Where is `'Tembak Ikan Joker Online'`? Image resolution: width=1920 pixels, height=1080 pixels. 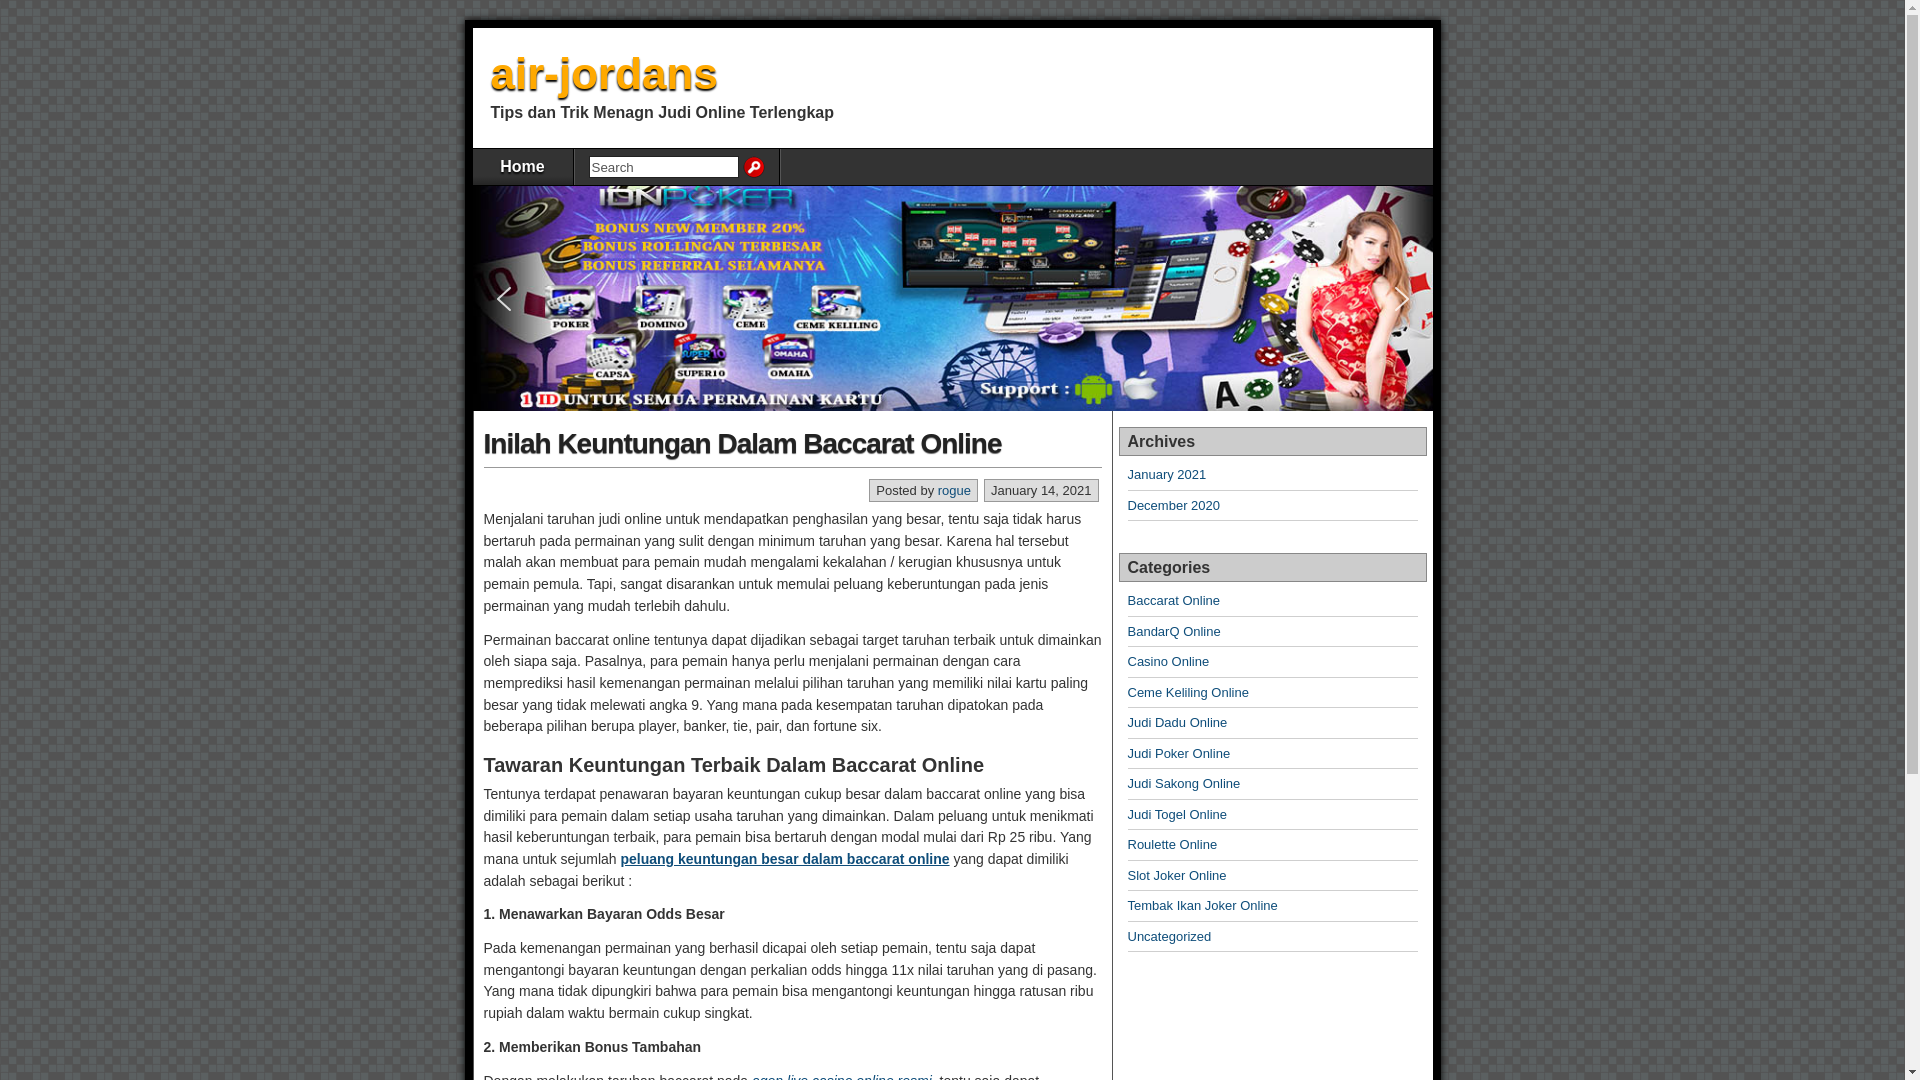
'Tembak Ikan Joker Online' is located at coordinates (1128, 905).